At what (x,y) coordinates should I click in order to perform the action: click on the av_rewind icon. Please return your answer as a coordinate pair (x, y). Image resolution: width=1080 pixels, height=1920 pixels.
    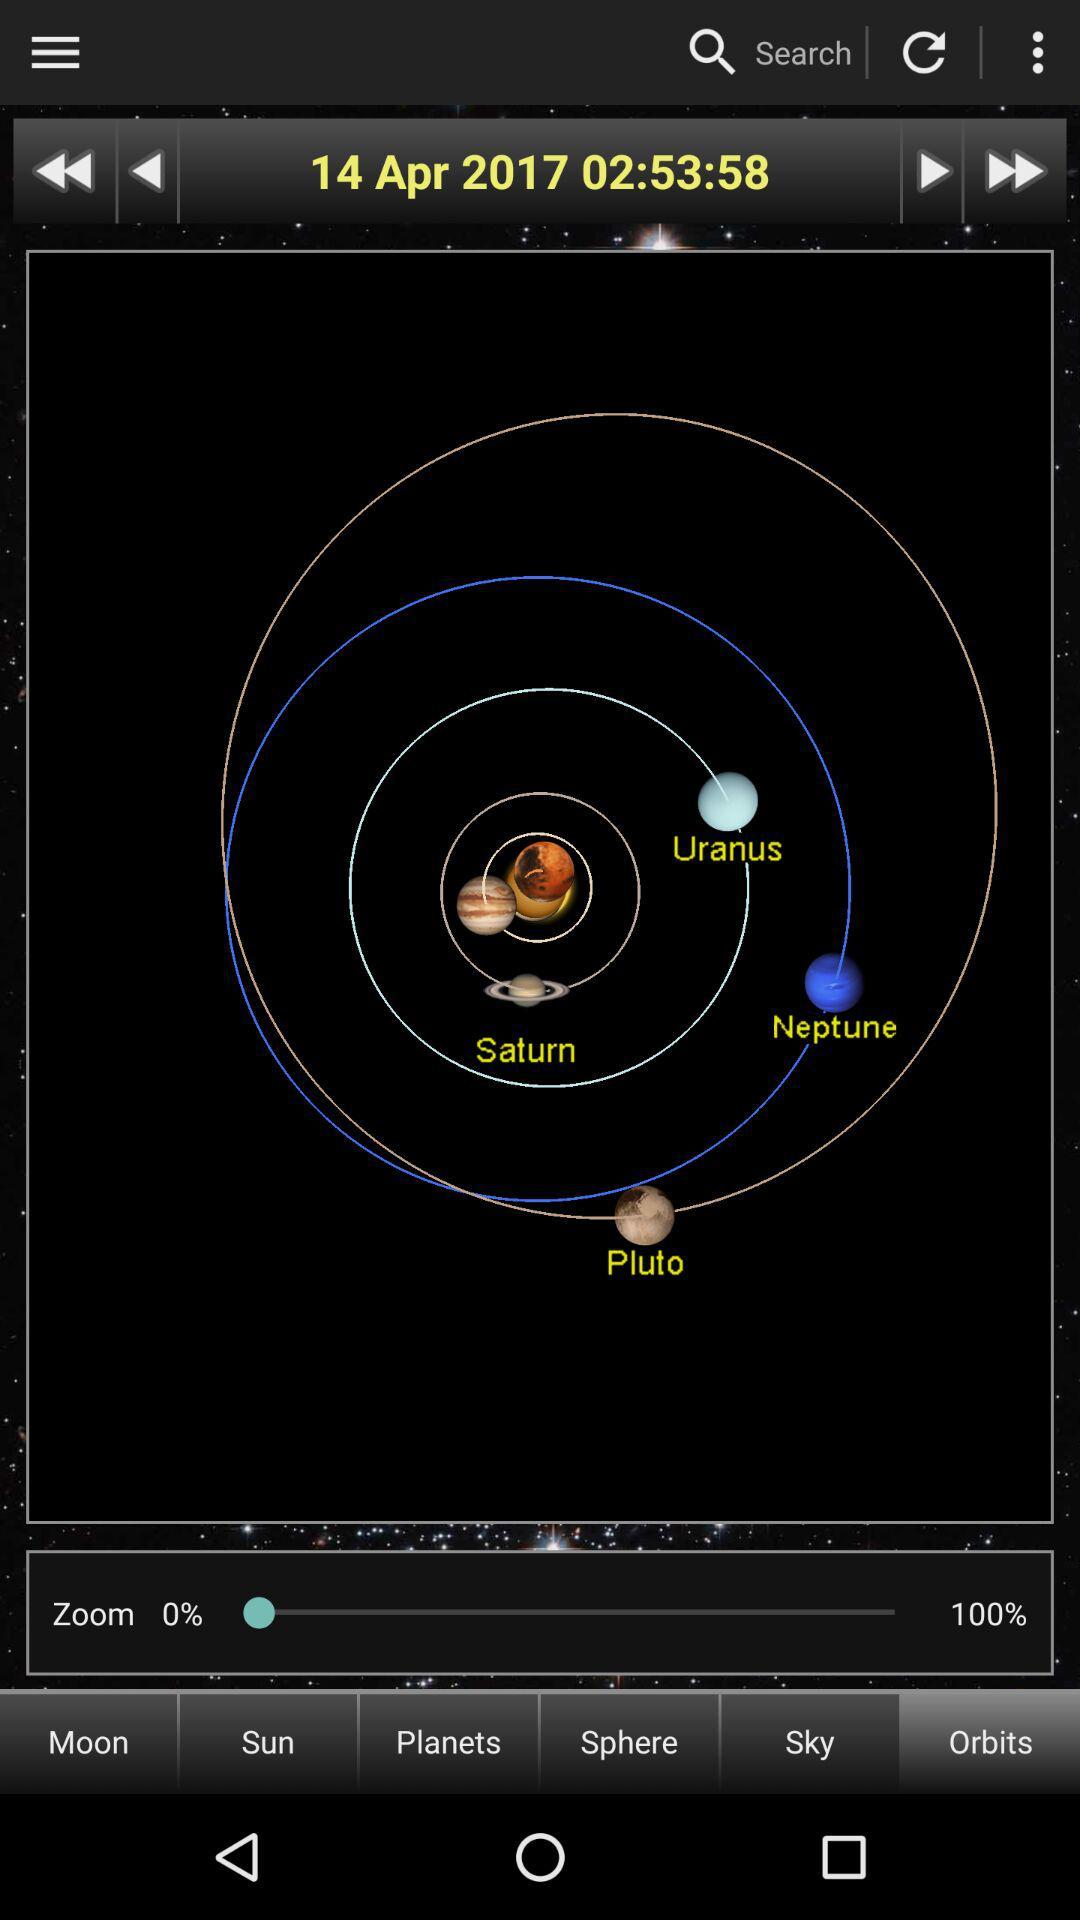
    Looking at the image, I should click on (63, 171).